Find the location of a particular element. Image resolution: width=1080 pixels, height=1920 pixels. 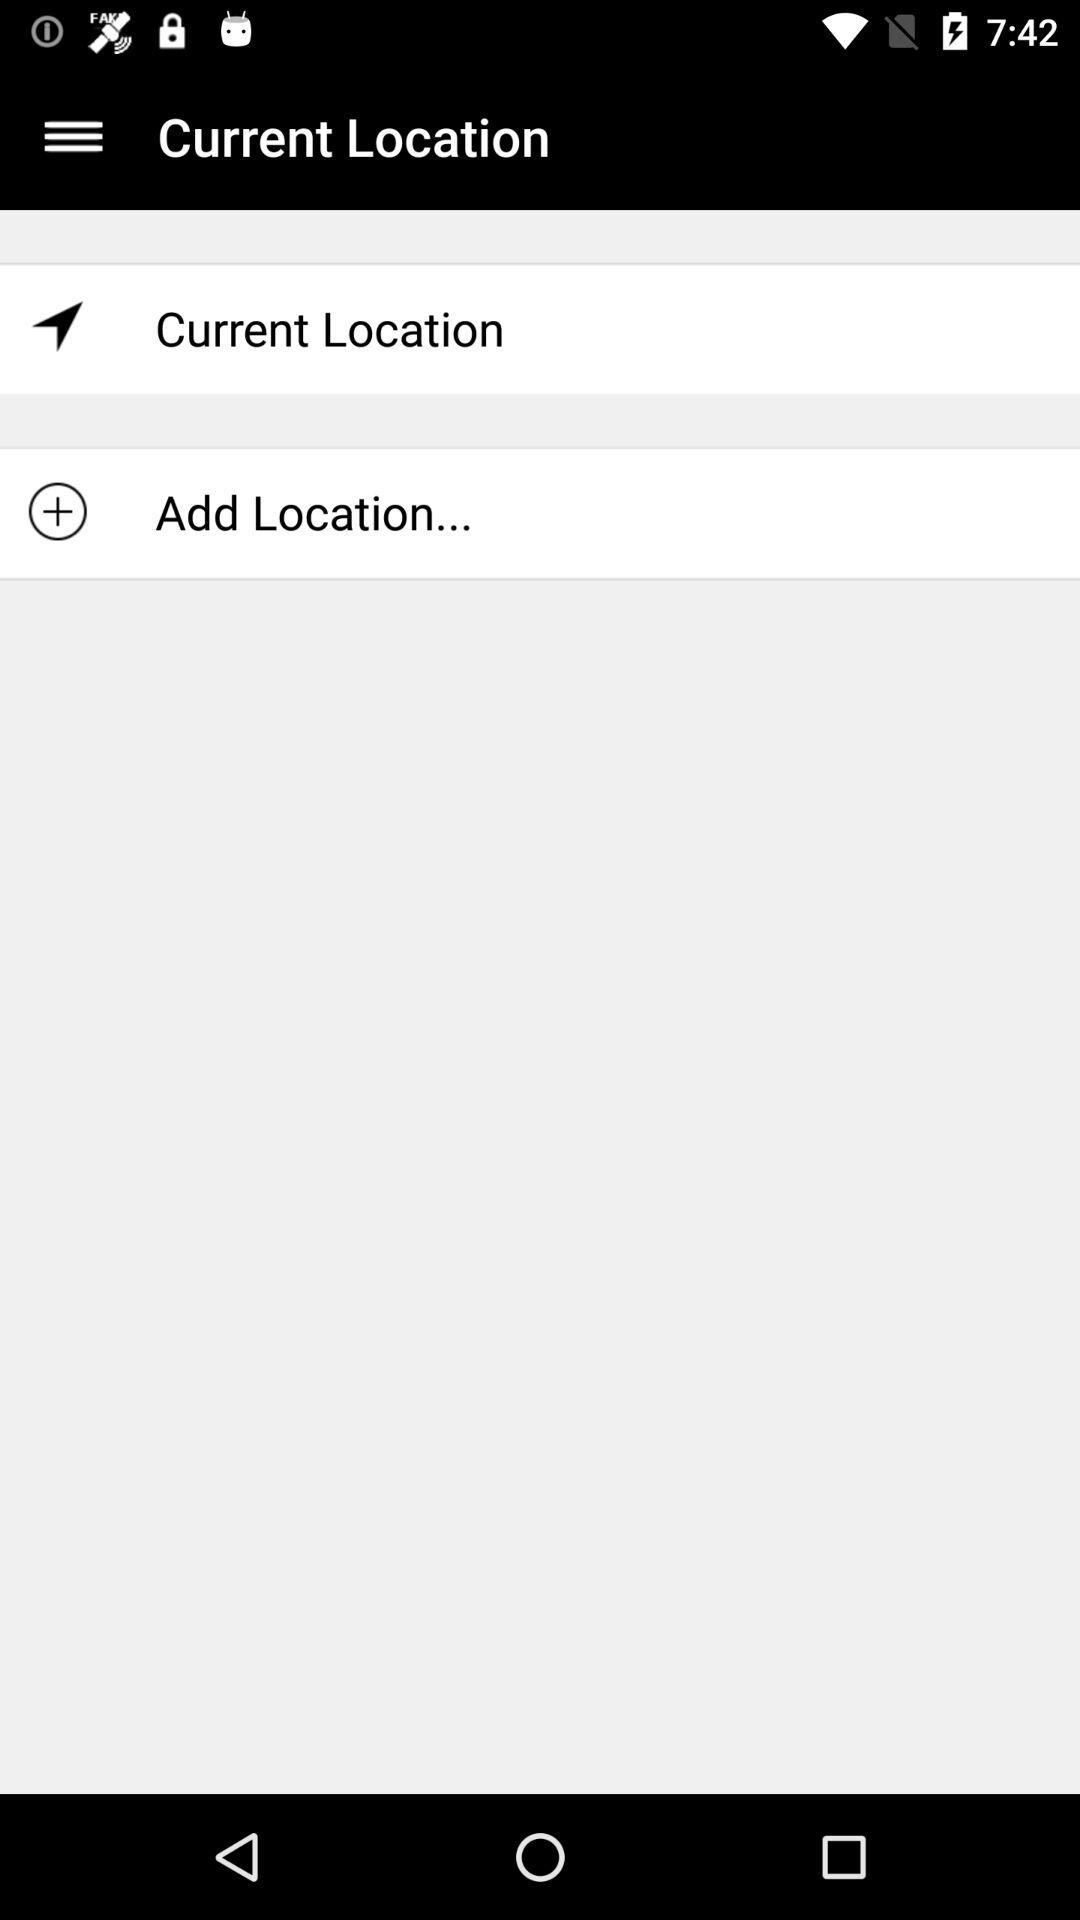

icon above current location icon is located at coordinates (72, 135).